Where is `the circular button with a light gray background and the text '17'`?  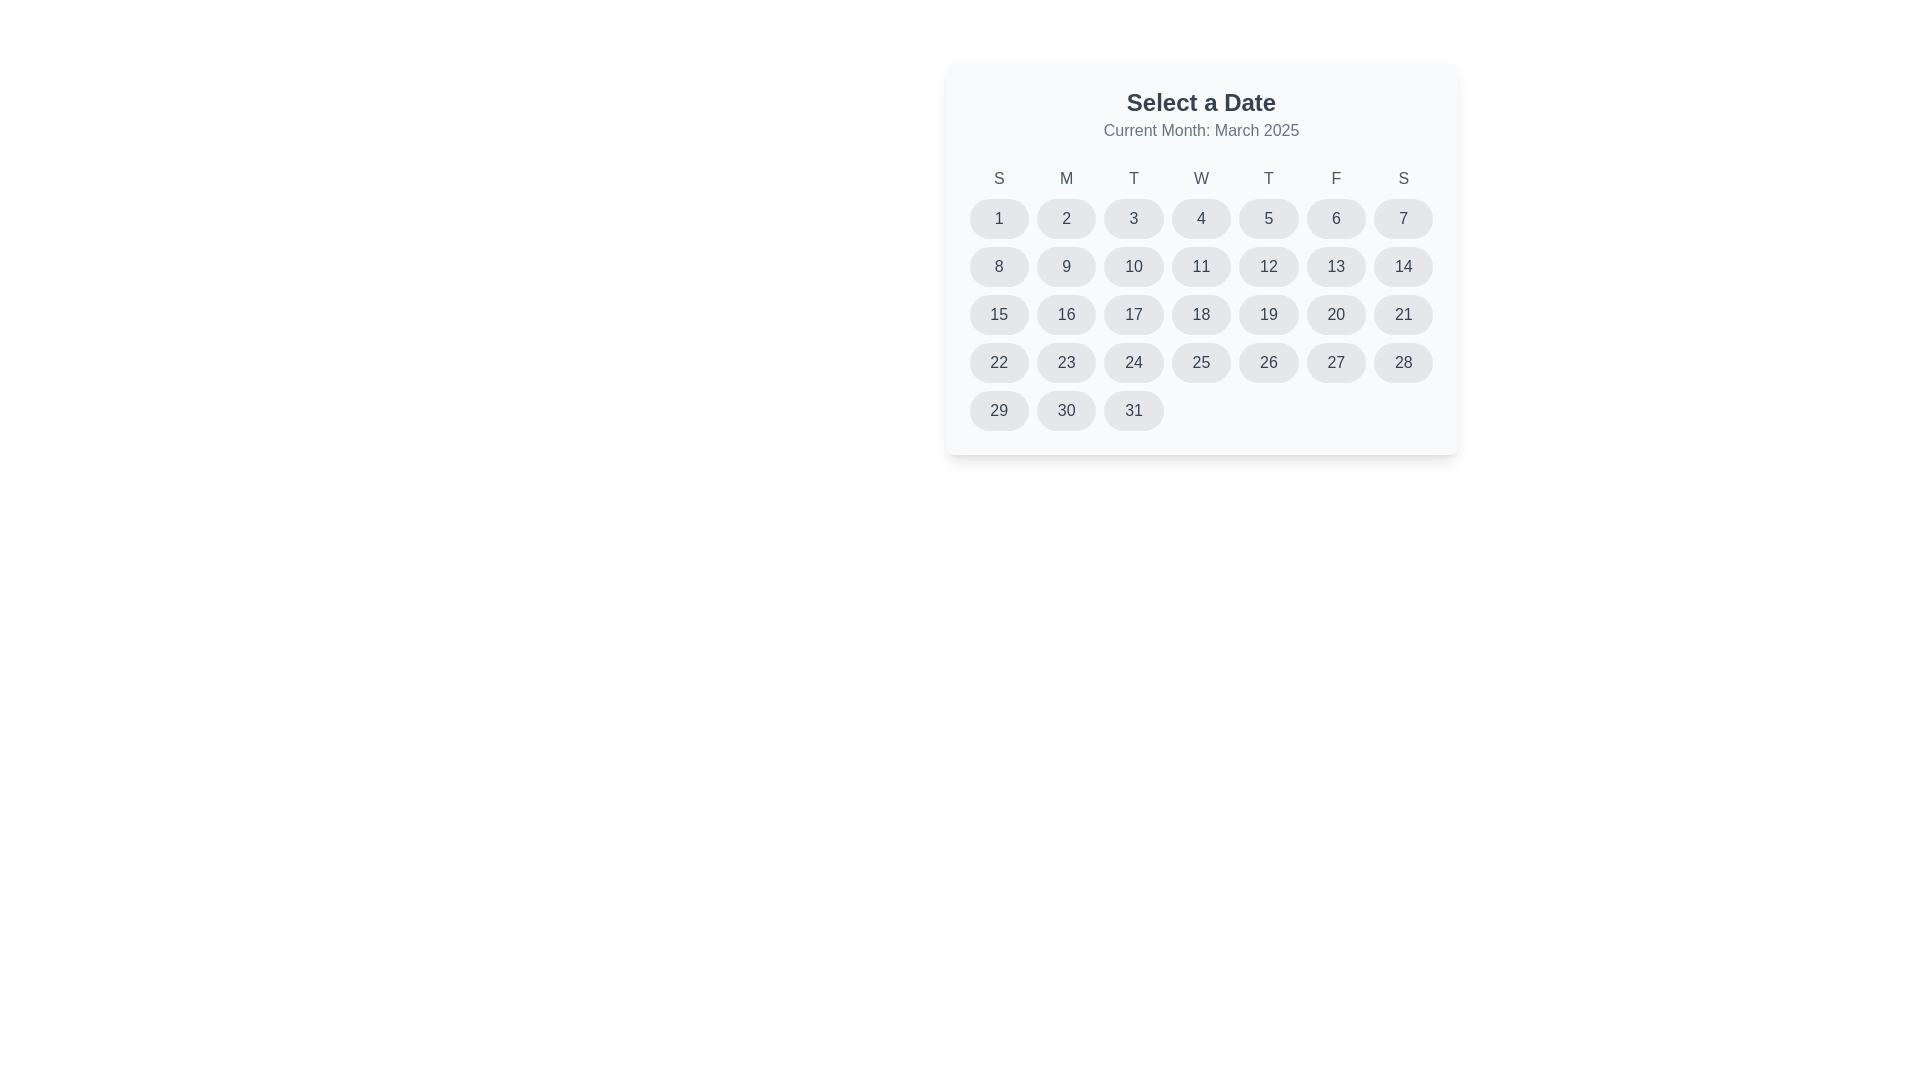
the circular button with a light gray background and the text '17' is located at coordinates (1134, 315).